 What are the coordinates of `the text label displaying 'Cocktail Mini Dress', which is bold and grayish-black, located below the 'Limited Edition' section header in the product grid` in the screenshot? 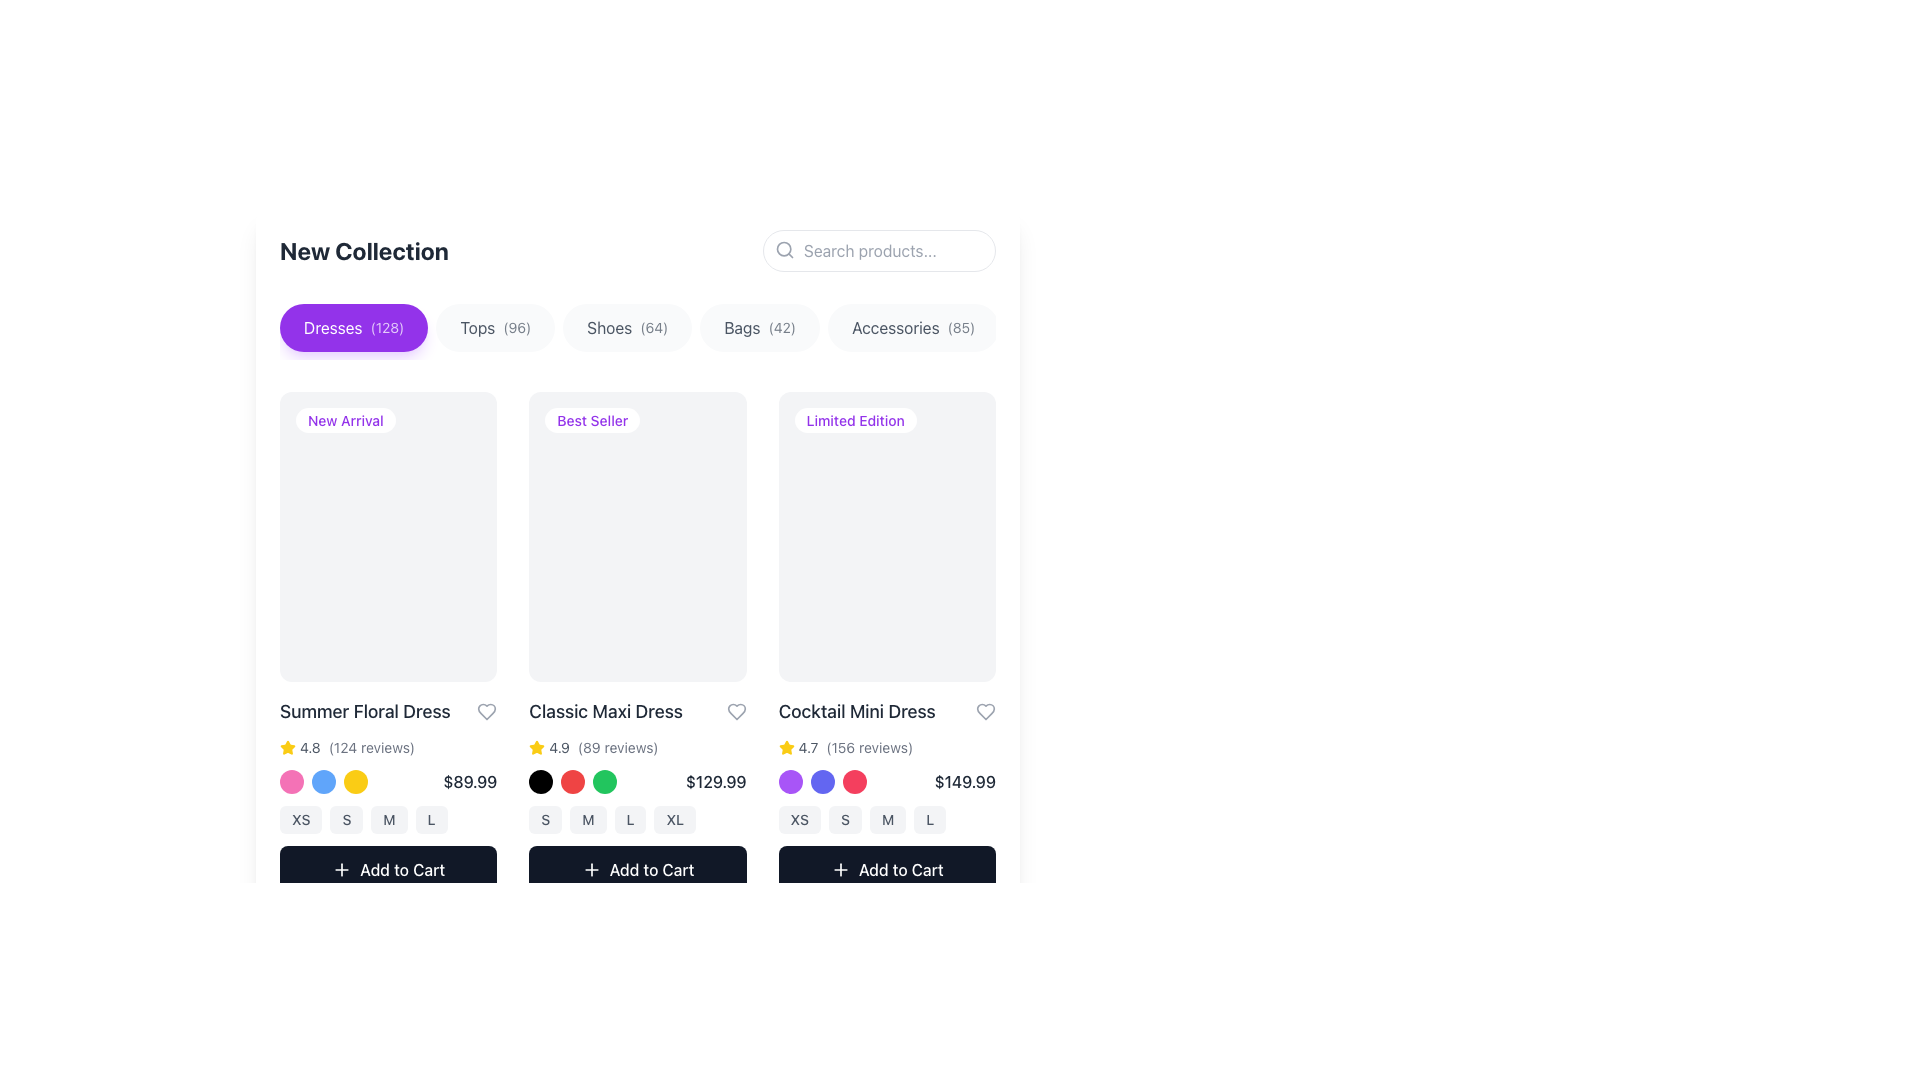 It's located at (857, 710).